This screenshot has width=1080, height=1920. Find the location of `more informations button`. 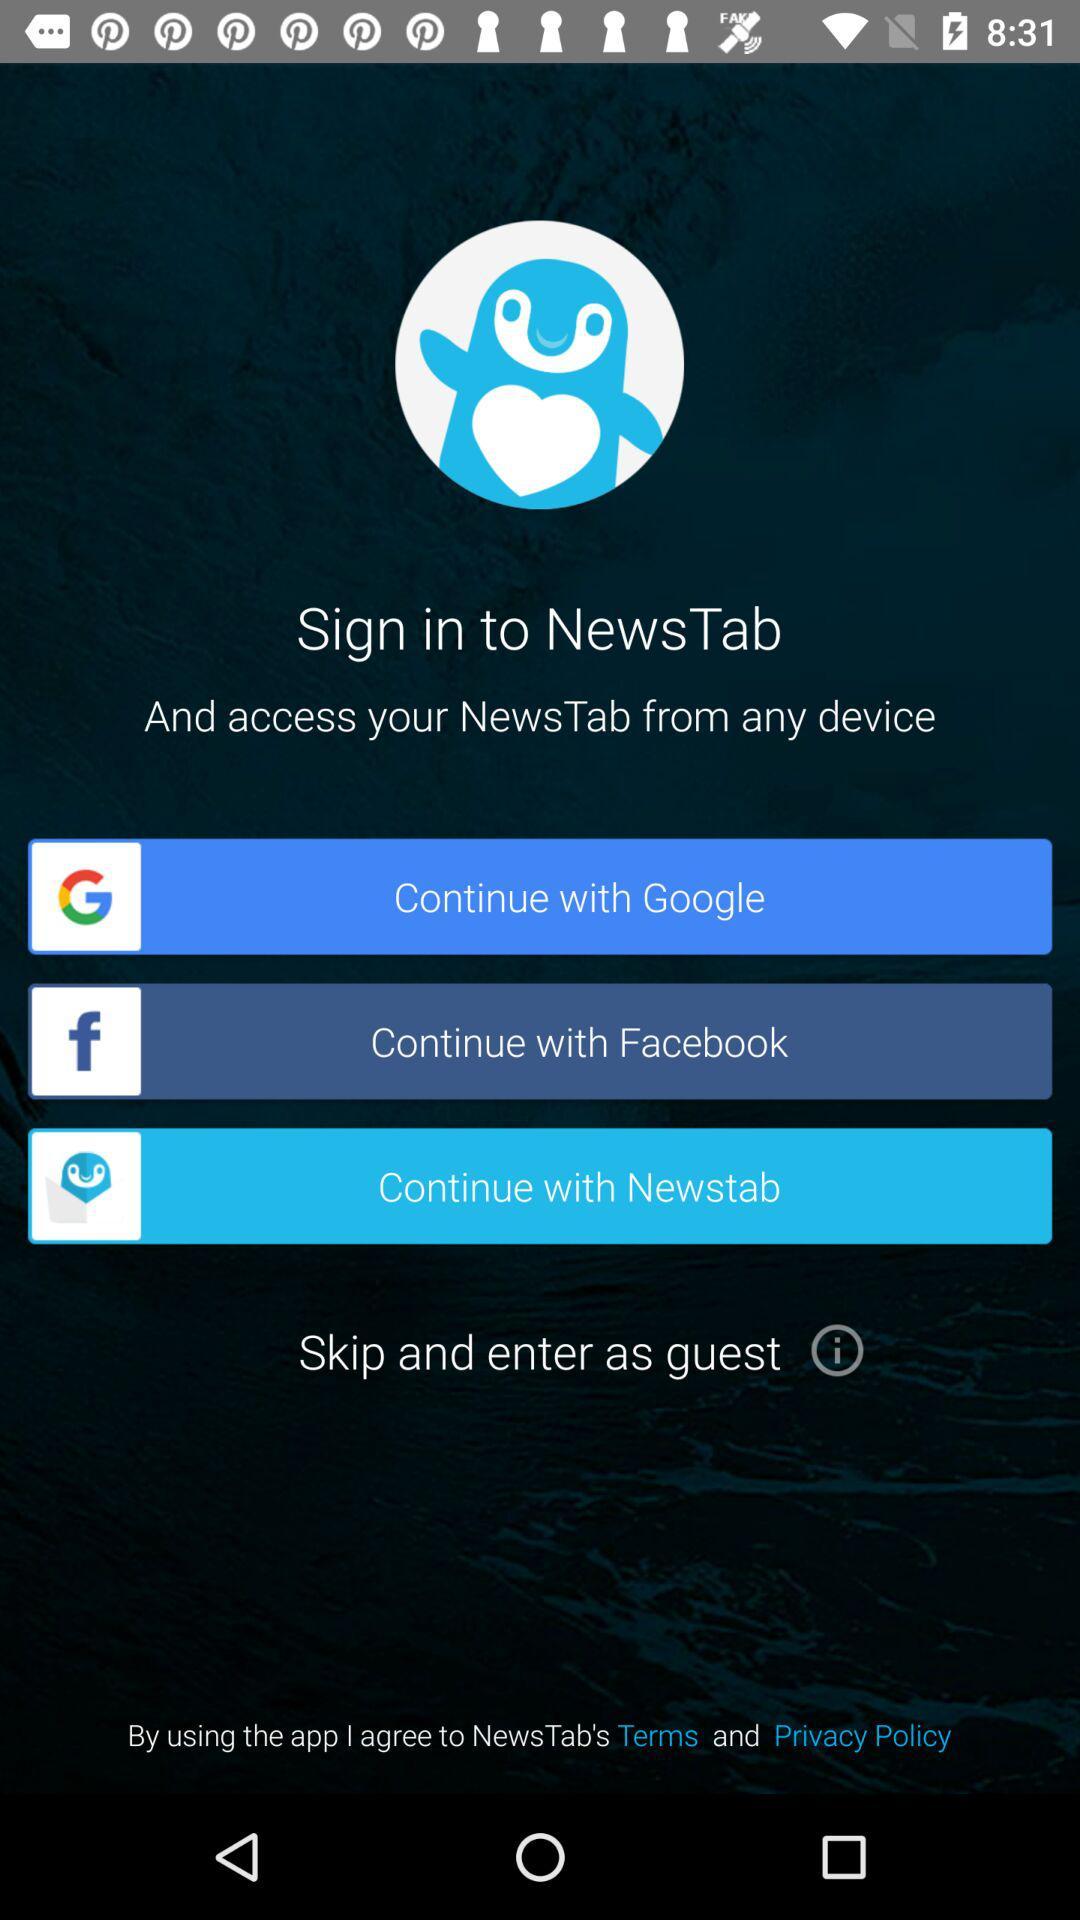

more informations button is located at coordinates (837, 1350).